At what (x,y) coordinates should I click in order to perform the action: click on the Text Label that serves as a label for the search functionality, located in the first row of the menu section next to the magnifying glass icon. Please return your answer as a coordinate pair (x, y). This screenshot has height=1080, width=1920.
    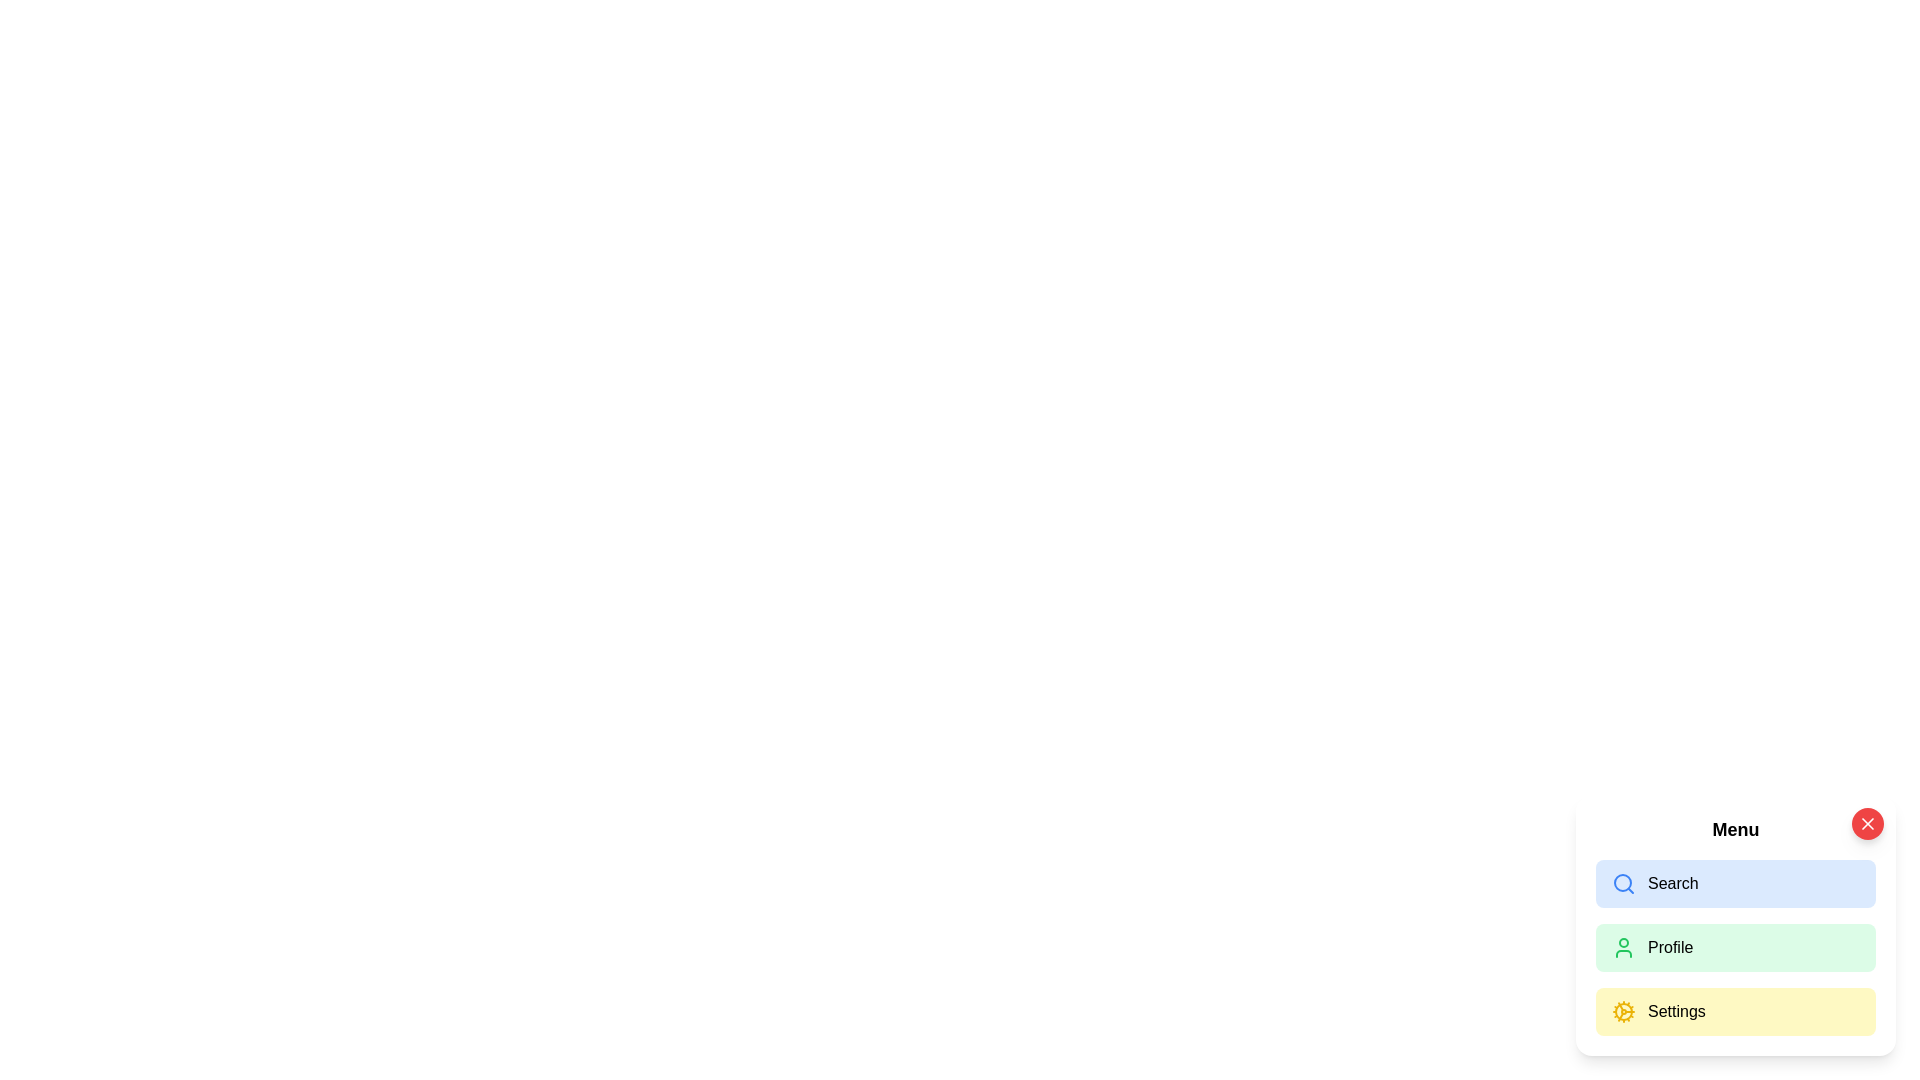
    Looking at the image, I should click on (1673, 882).